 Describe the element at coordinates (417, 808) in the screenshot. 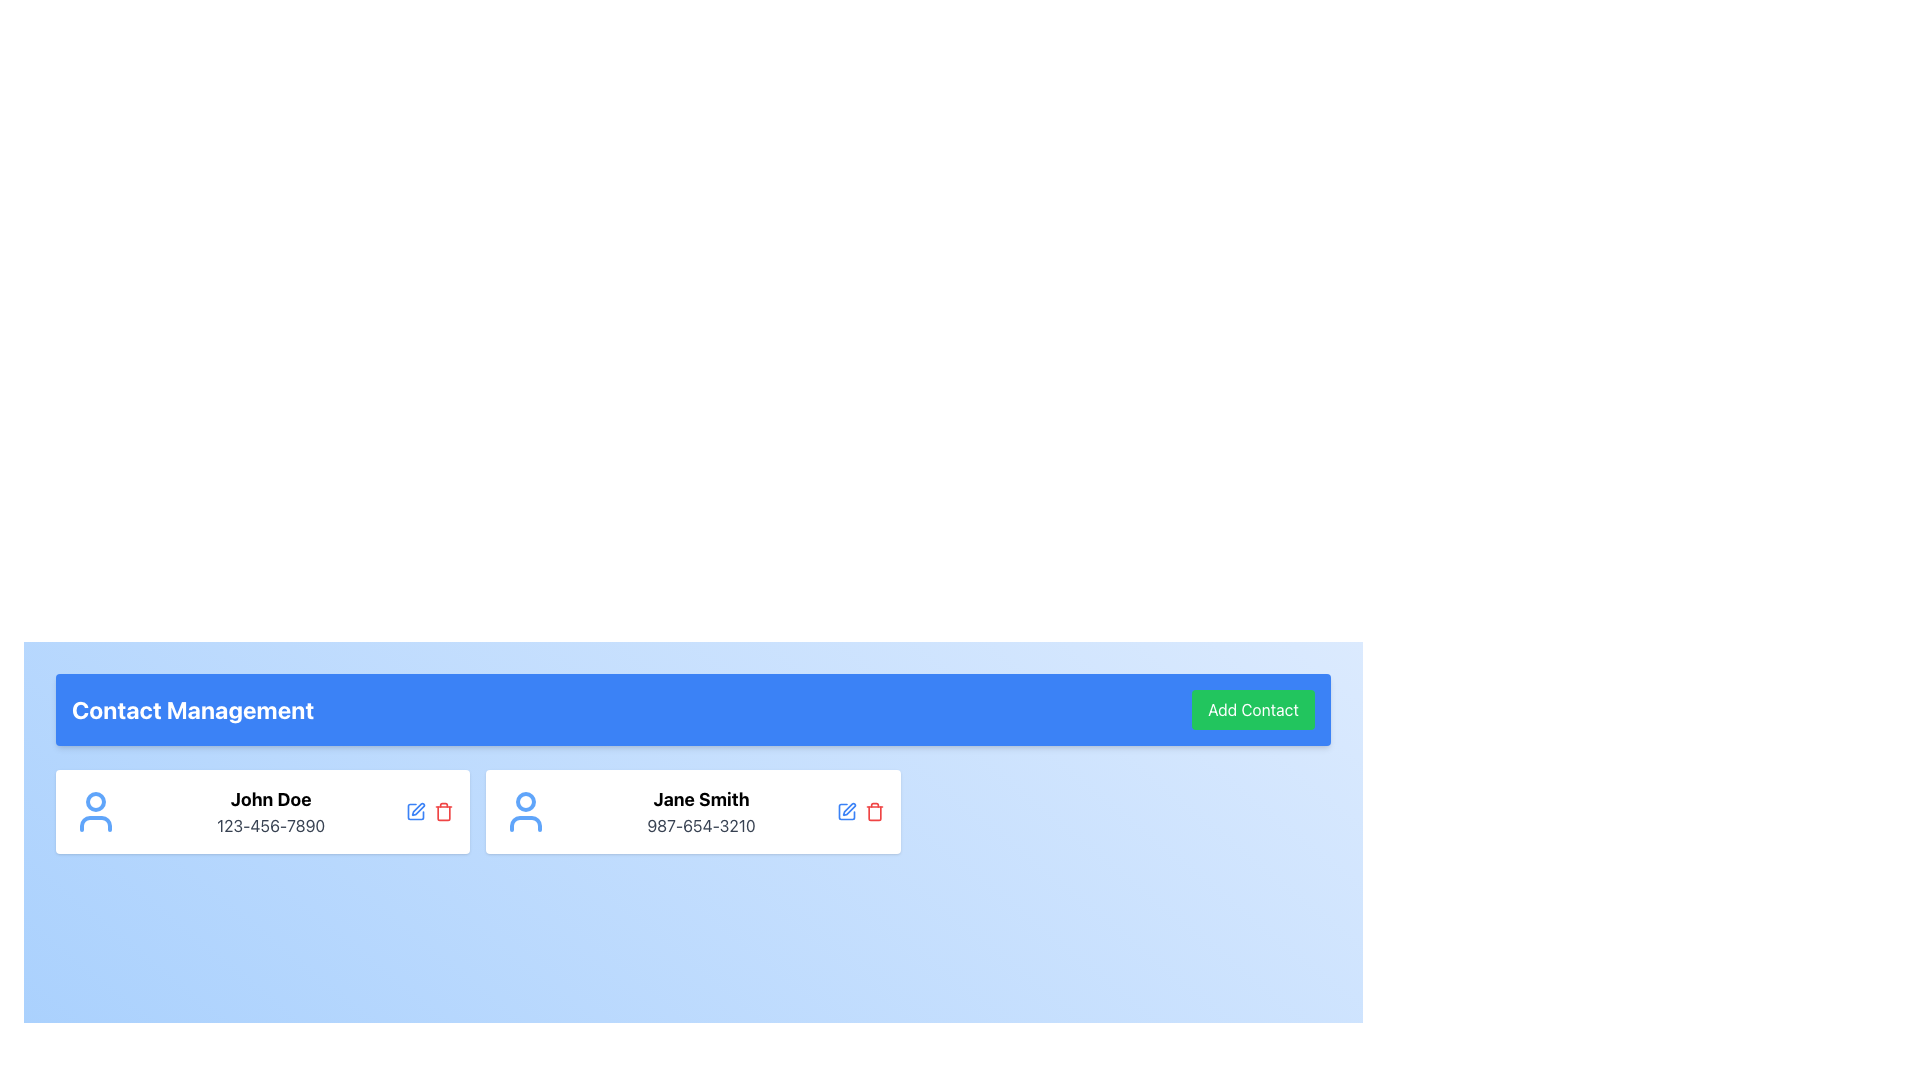

I see `the pen icon button located in the top-right corner of the first contact card for 'John Doe' to initiate editing of the contact details` at that location.